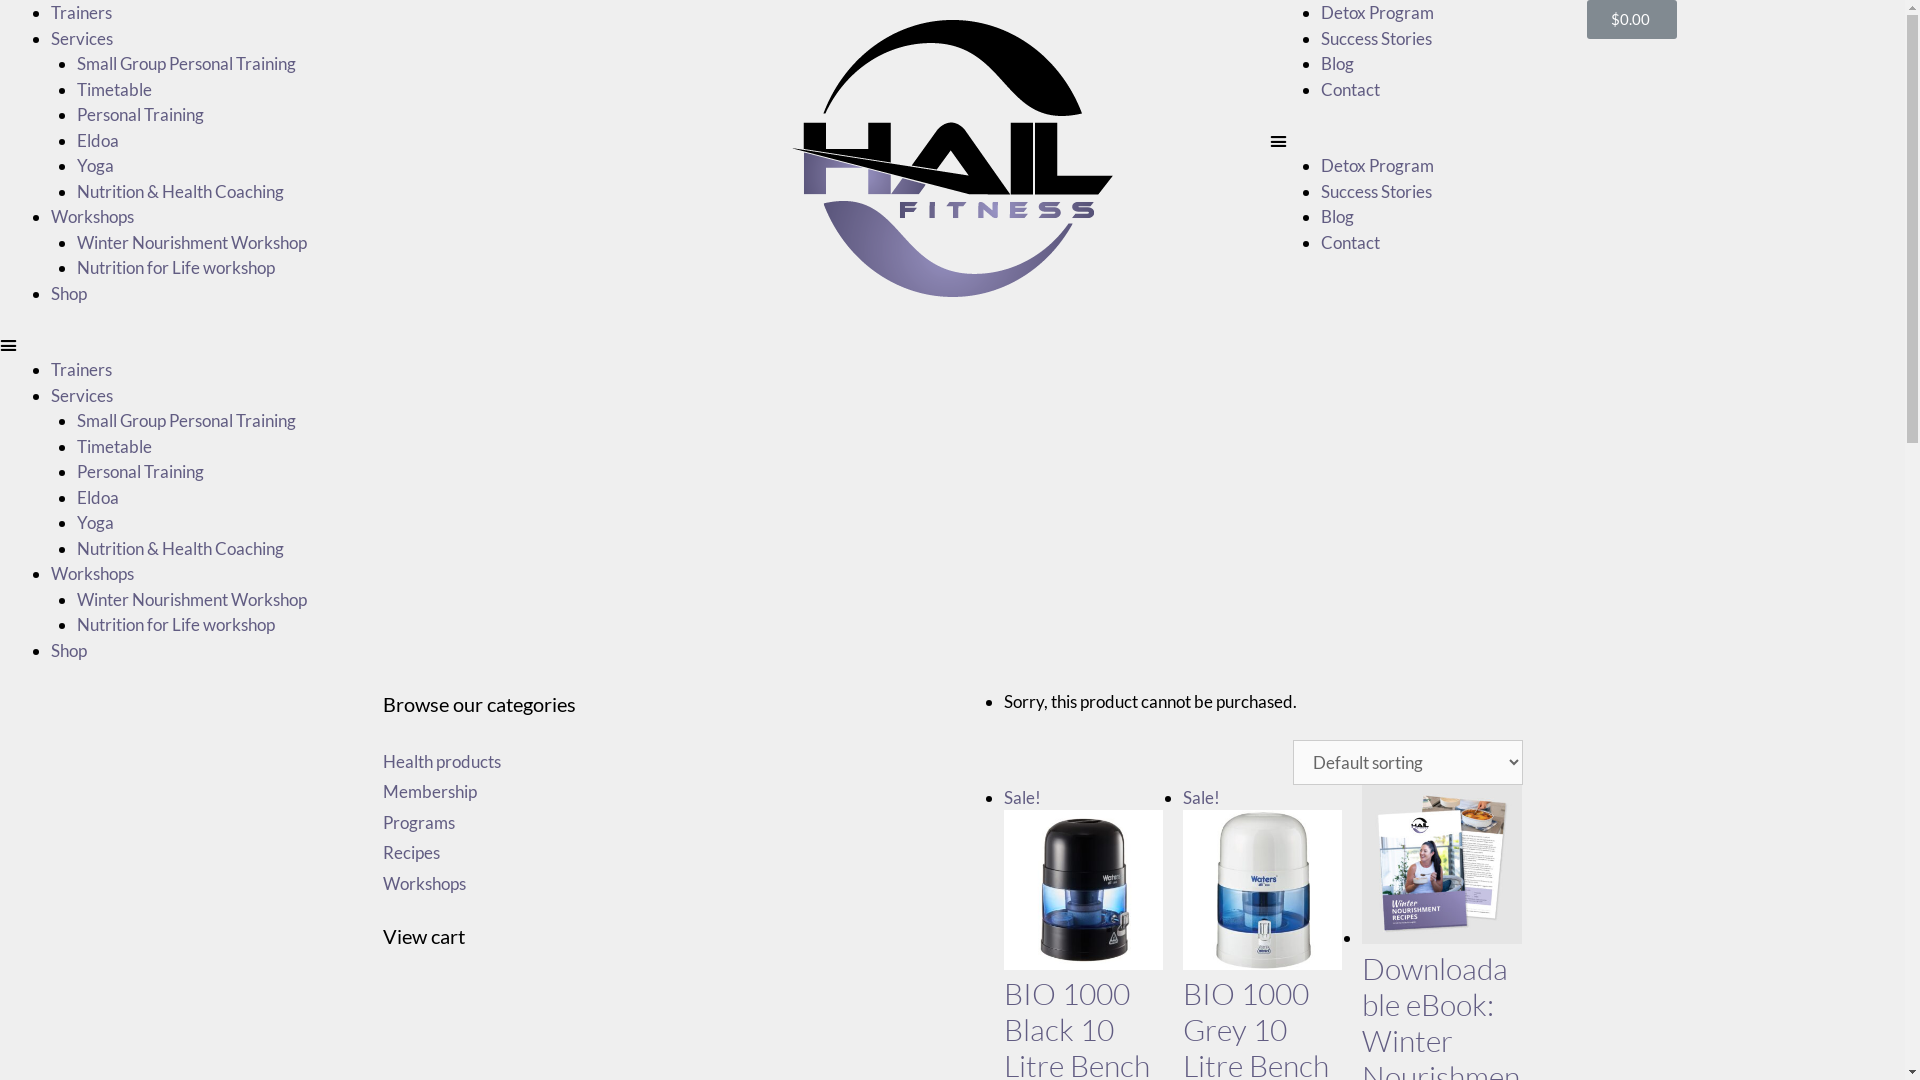 The height and width of the screenshot is (1080, 1920). I want to click on 'Shop', so click(68, 292).